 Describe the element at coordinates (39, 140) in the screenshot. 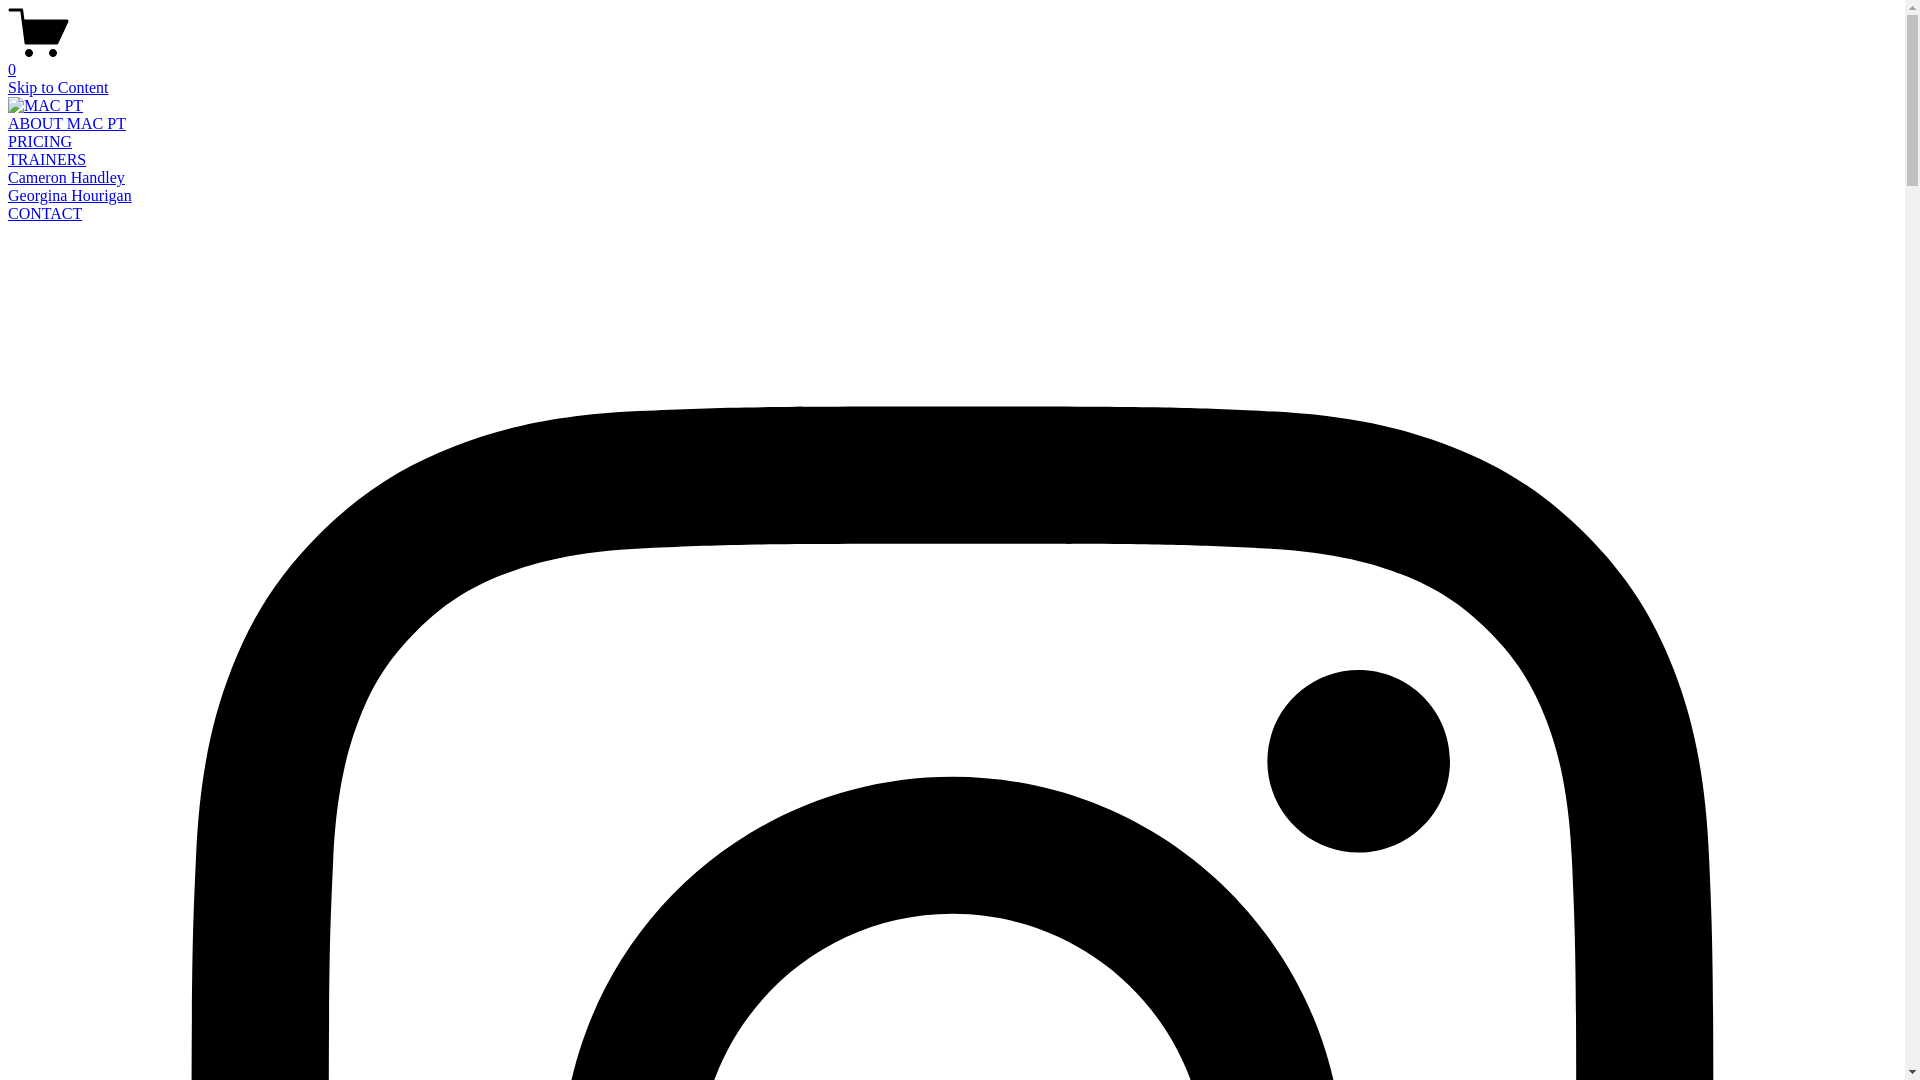

I see `'PRICING'` at that location.